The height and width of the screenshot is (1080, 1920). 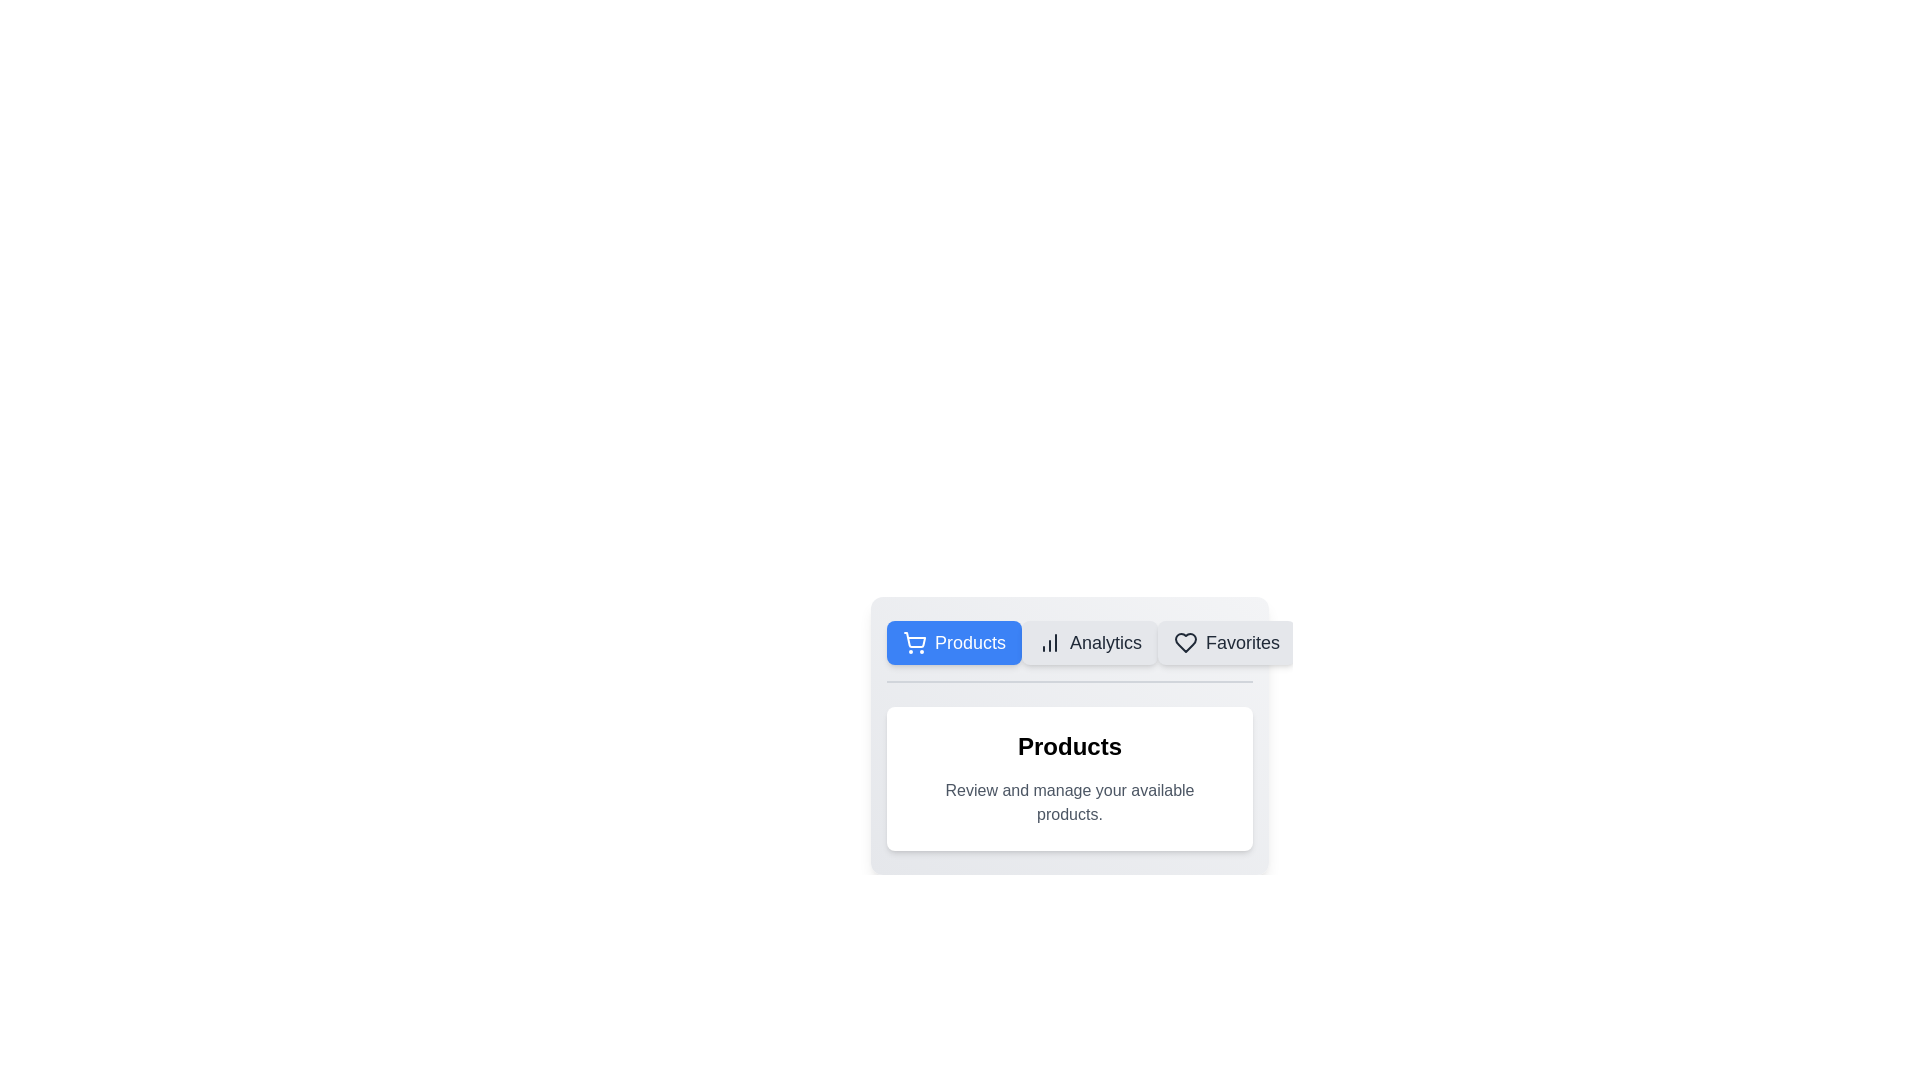 What do you see at coordinates (1105, 643) in the screenshot?
I see `the 'Analytics' text label, which is part of the second button in the horizontal navigation menu` at bounding box center [1105, 643].